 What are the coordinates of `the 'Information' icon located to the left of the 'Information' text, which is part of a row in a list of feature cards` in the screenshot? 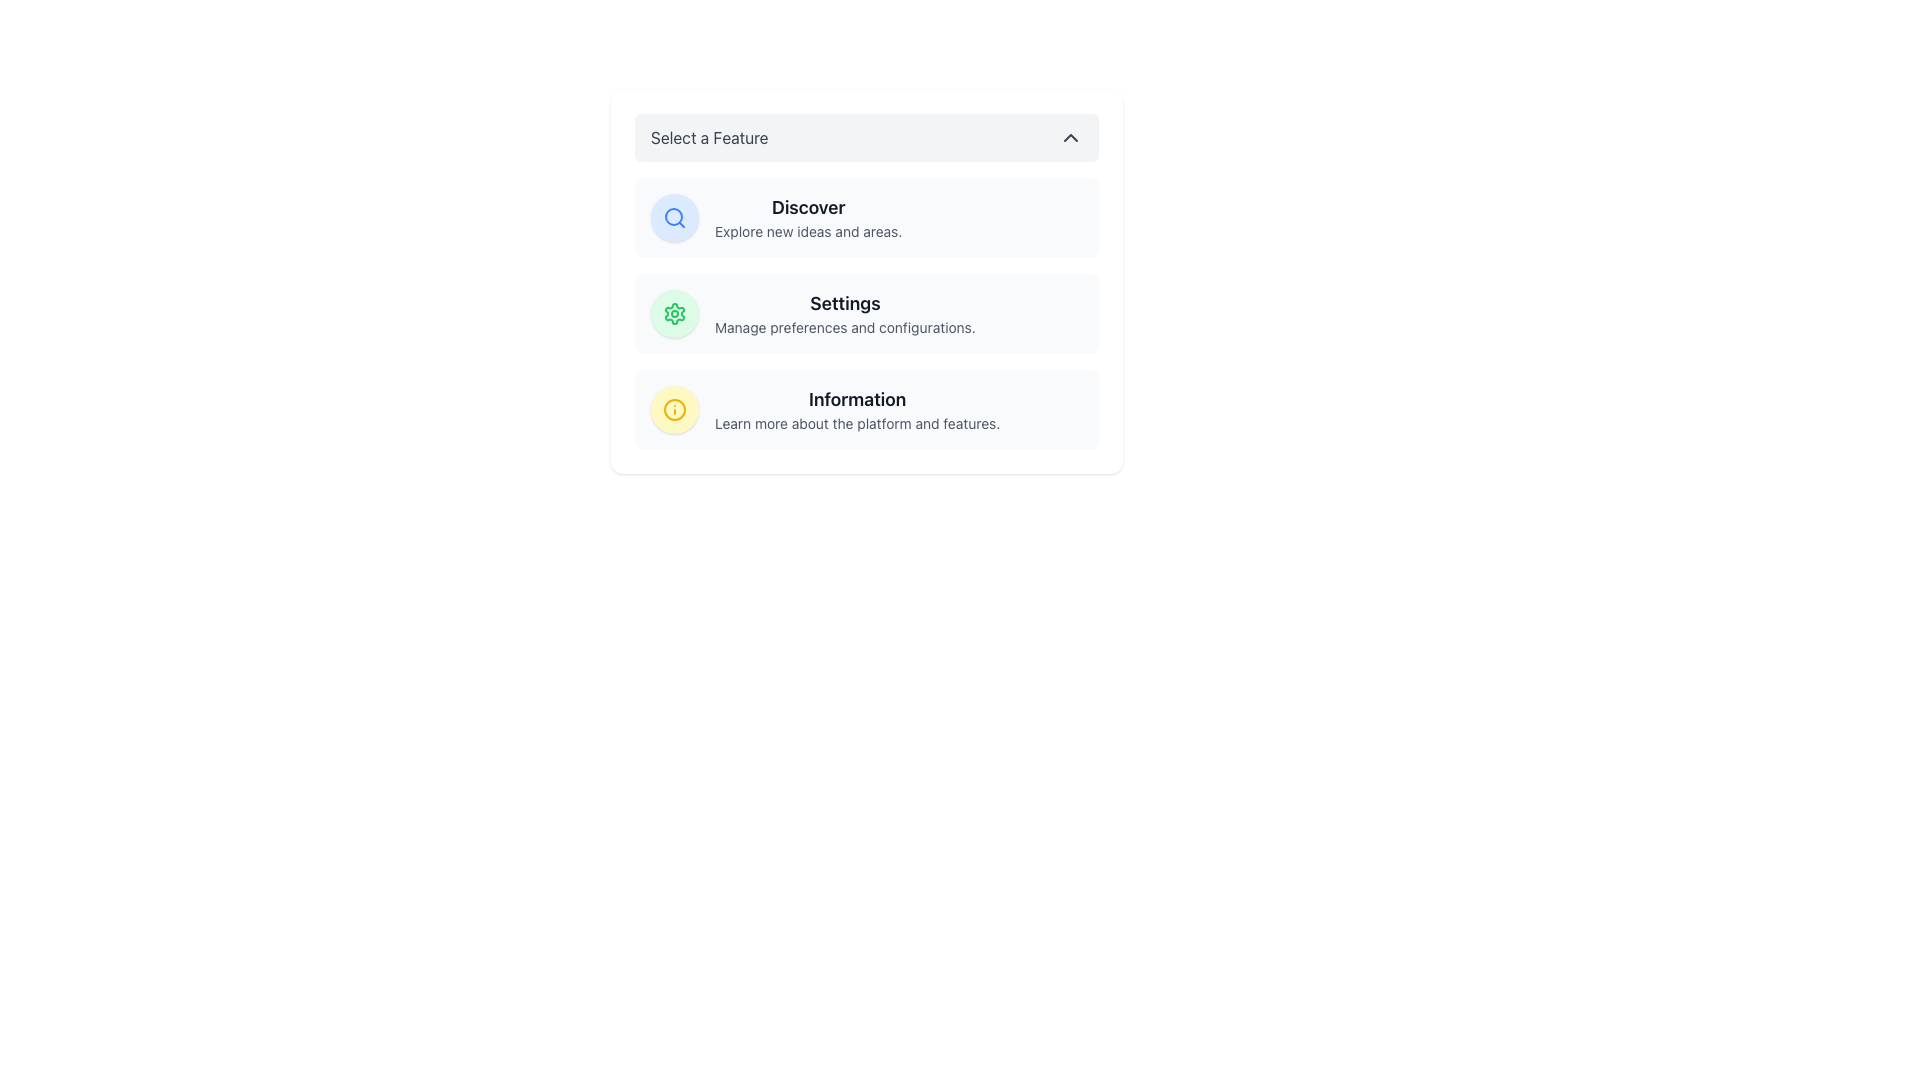 It's located at (675, 408).